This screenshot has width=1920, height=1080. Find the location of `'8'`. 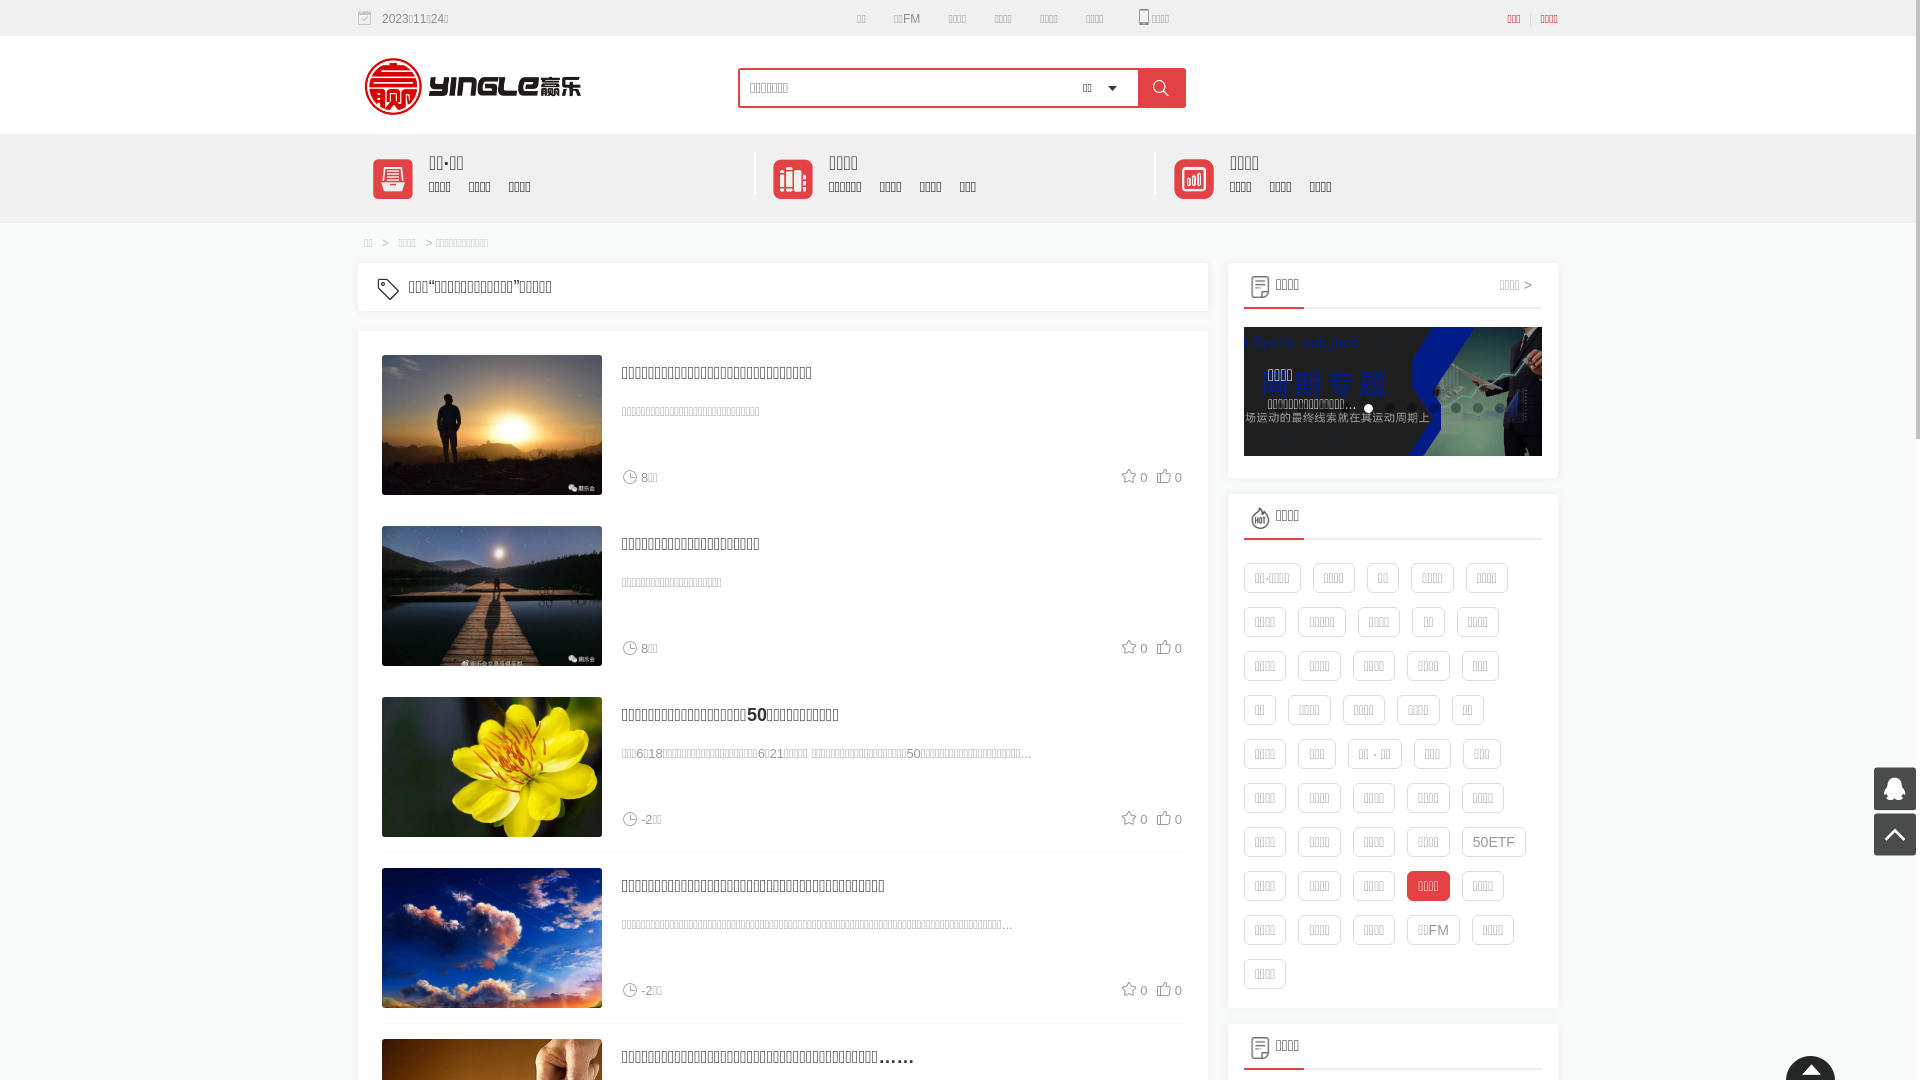

'8' is located at coordinates (1433, 407).